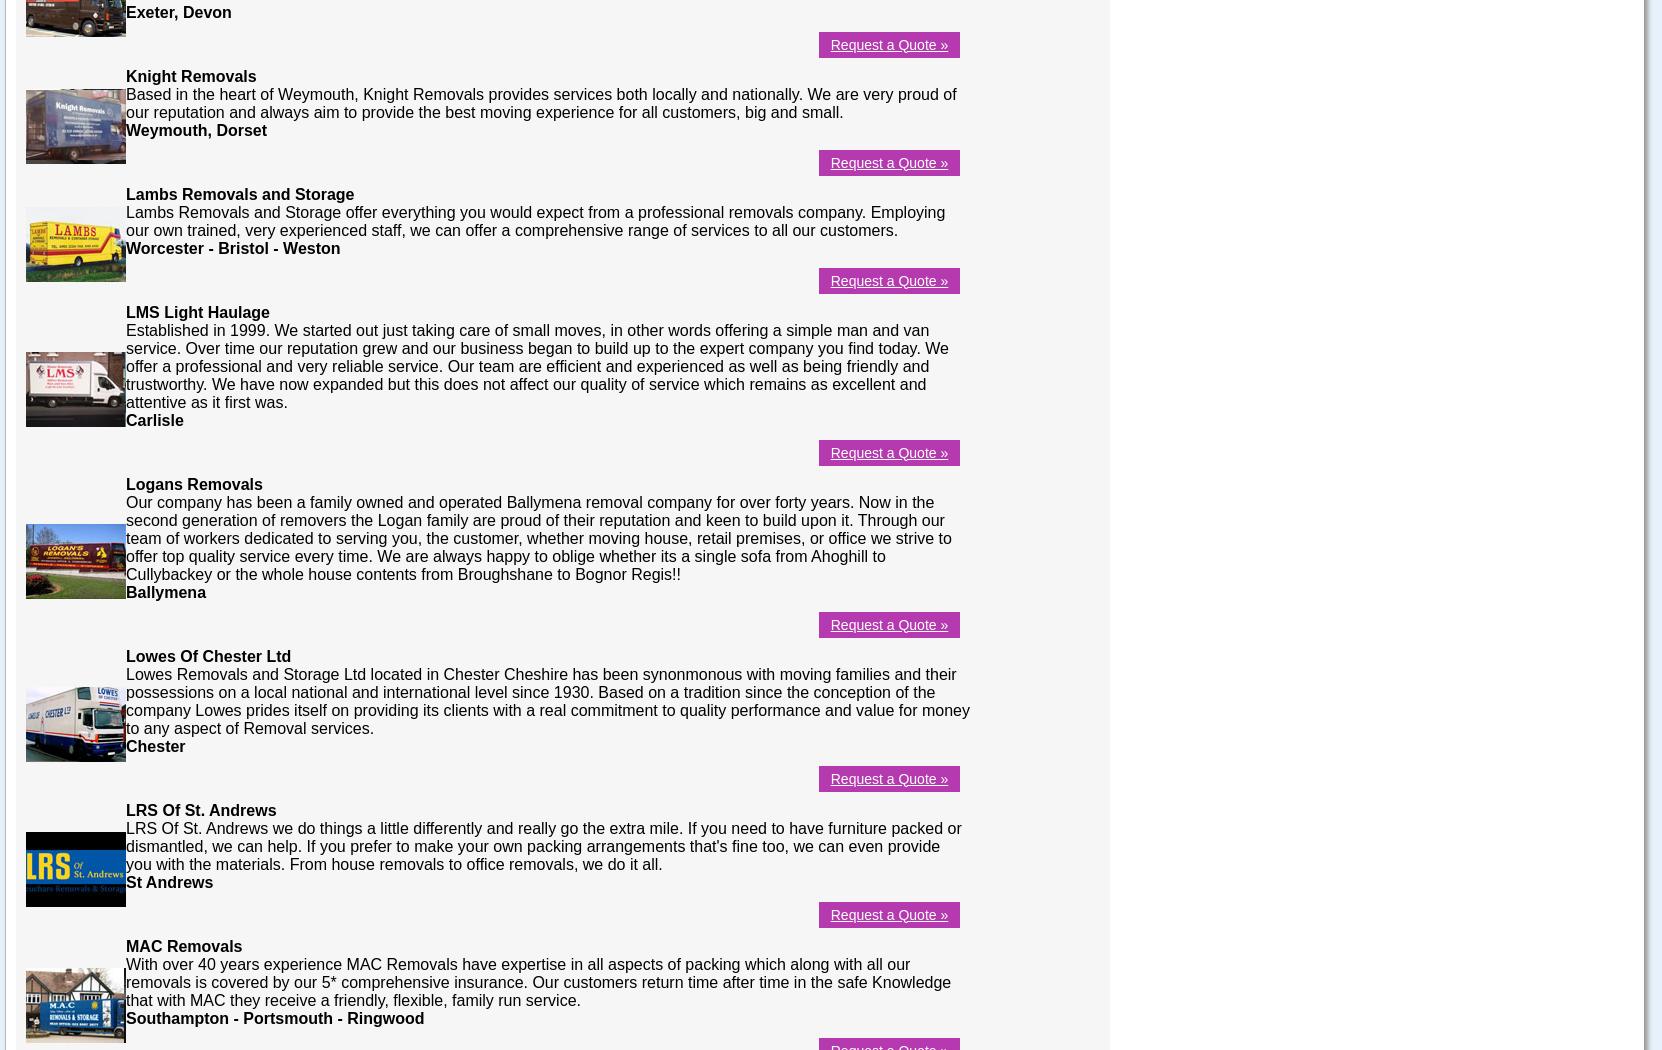  What do you see at coordinates (207, 654) in the screenshot?
I see `'Lowes Of Chester Ltd'` at bounding box center [207, 654].